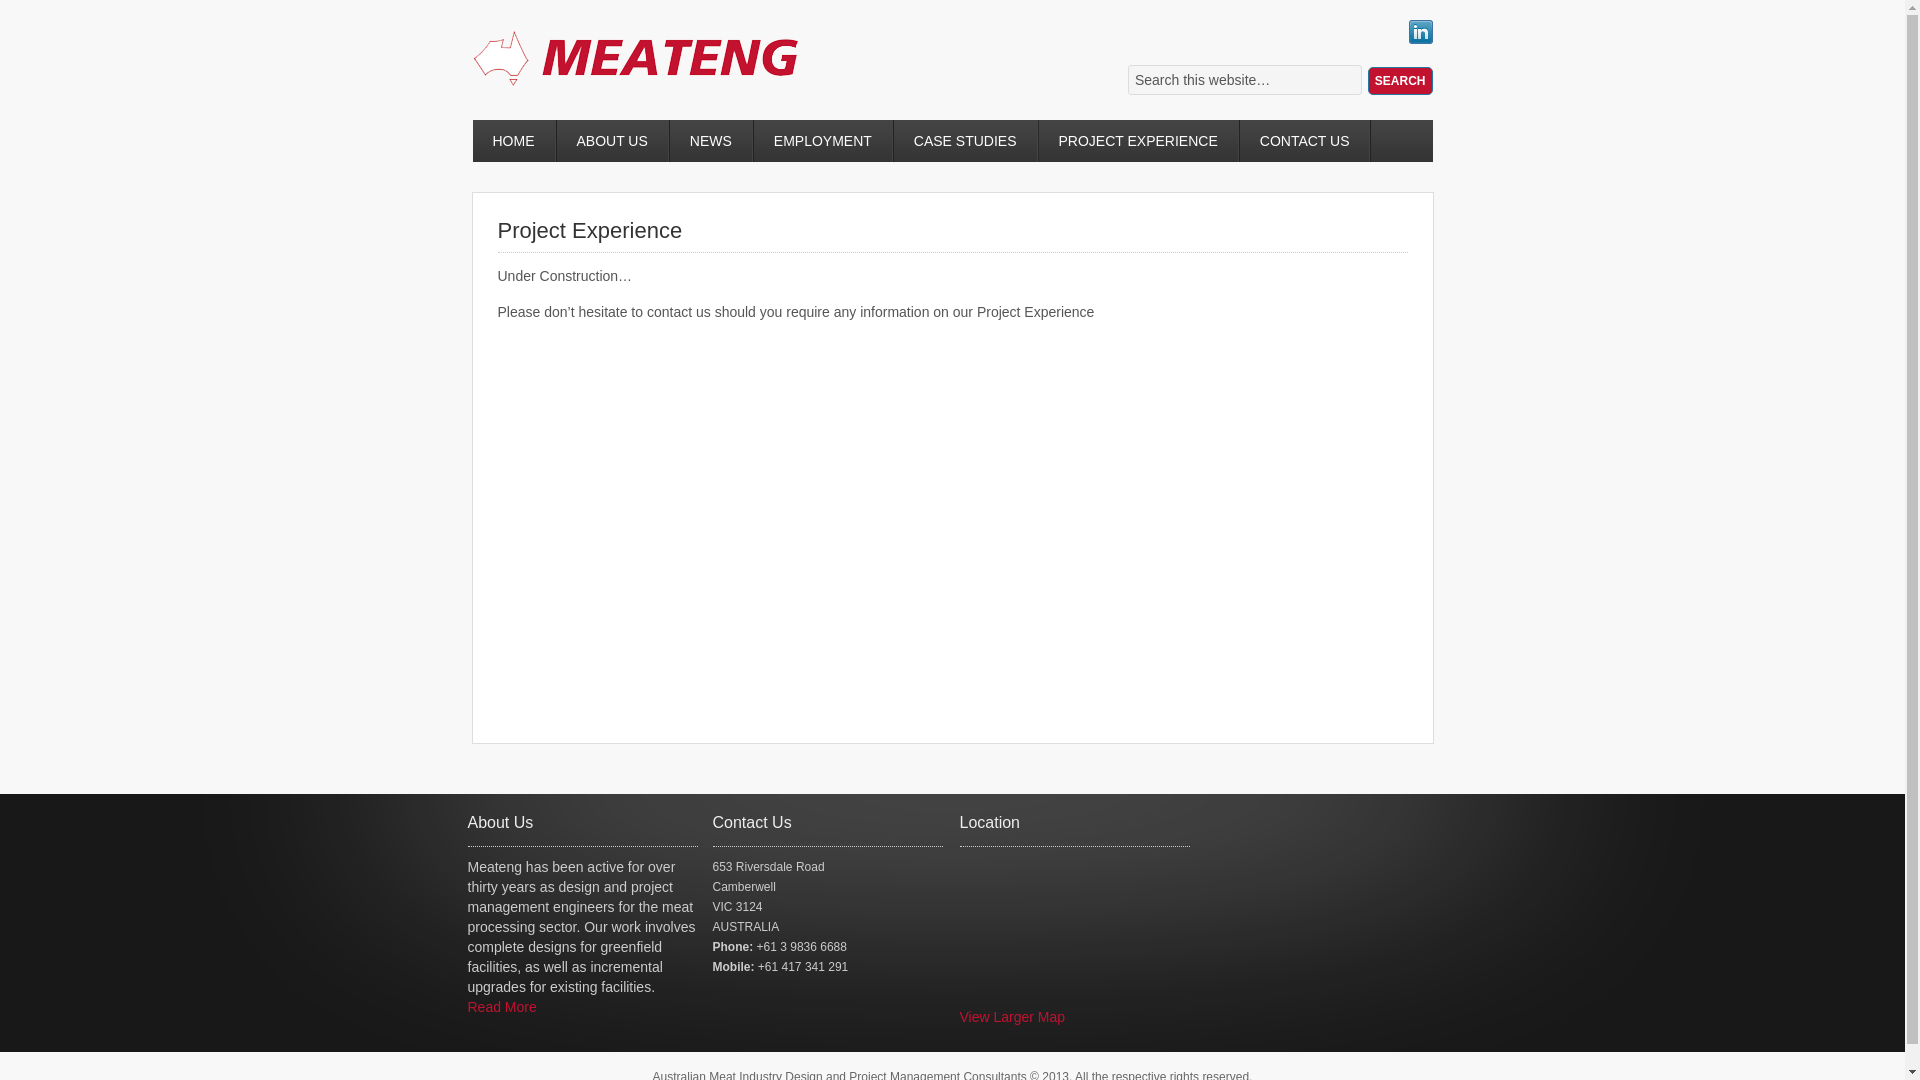 The height and width of the screenshot is (1080, 1920). What do you see at coordinates (1399, 80) in the screenshot?
I see `'Search'` at bounding box center [1399, 80].